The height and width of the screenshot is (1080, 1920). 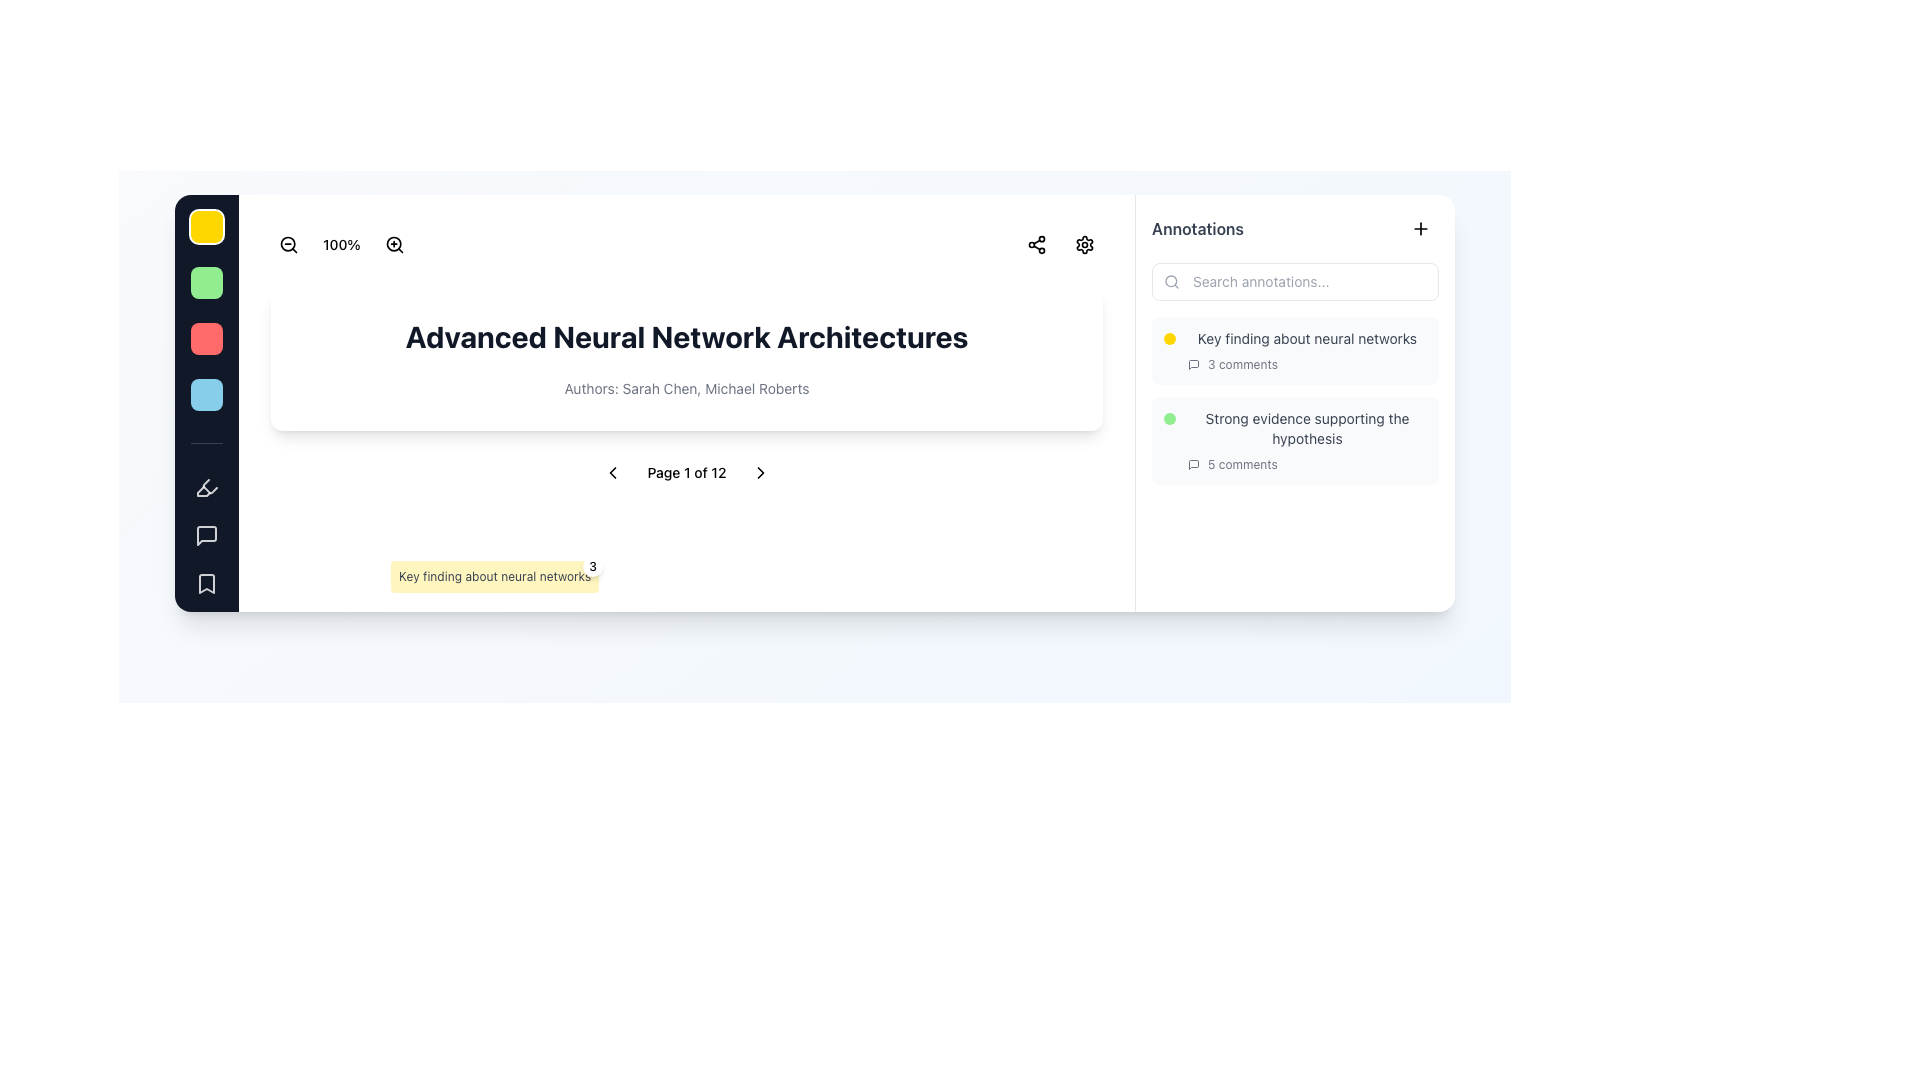 I want to click on the previous page navigation button located to the left of the 'Page 1 of 12' text in the pagination control bar to trigger hover effects, so click(x=612, y=473).